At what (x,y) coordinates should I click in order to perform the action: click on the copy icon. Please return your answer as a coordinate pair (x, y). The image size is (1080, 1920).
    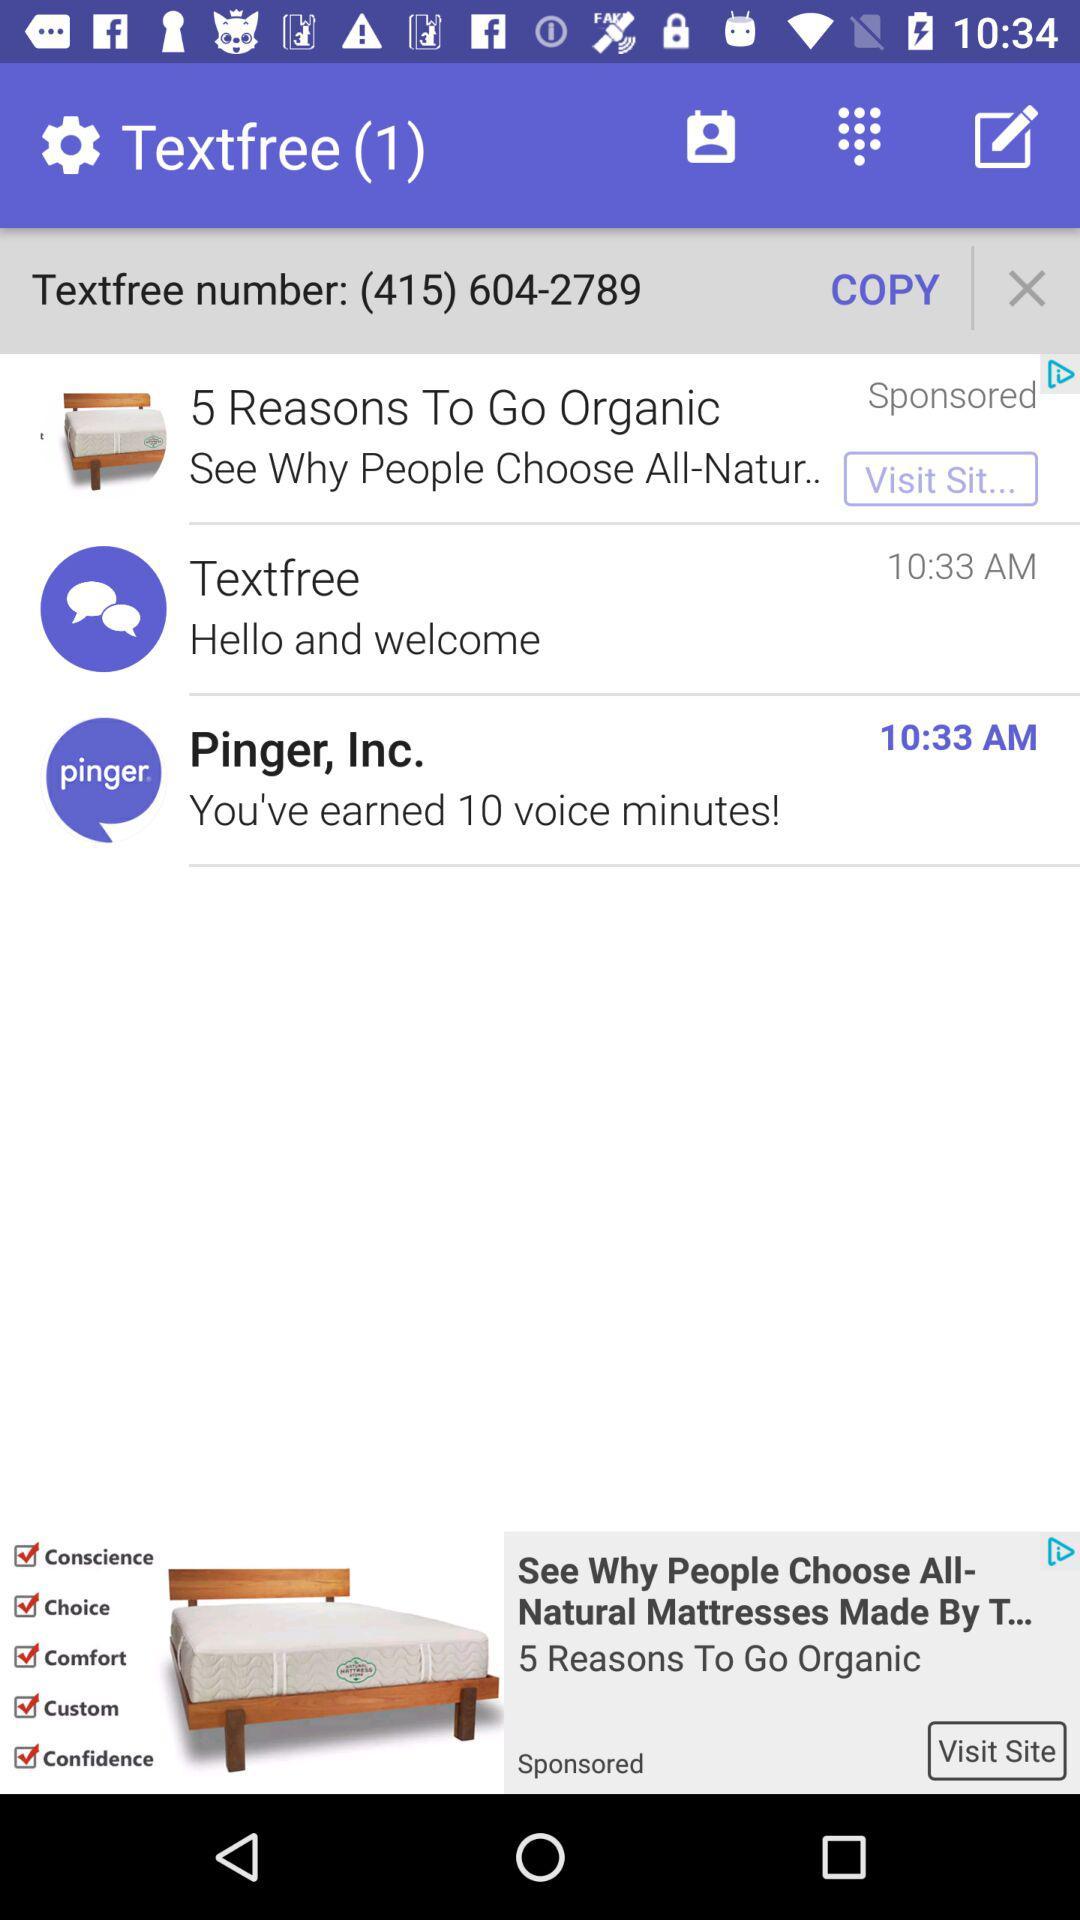
    Looking at the image, I should click on (883, 287).